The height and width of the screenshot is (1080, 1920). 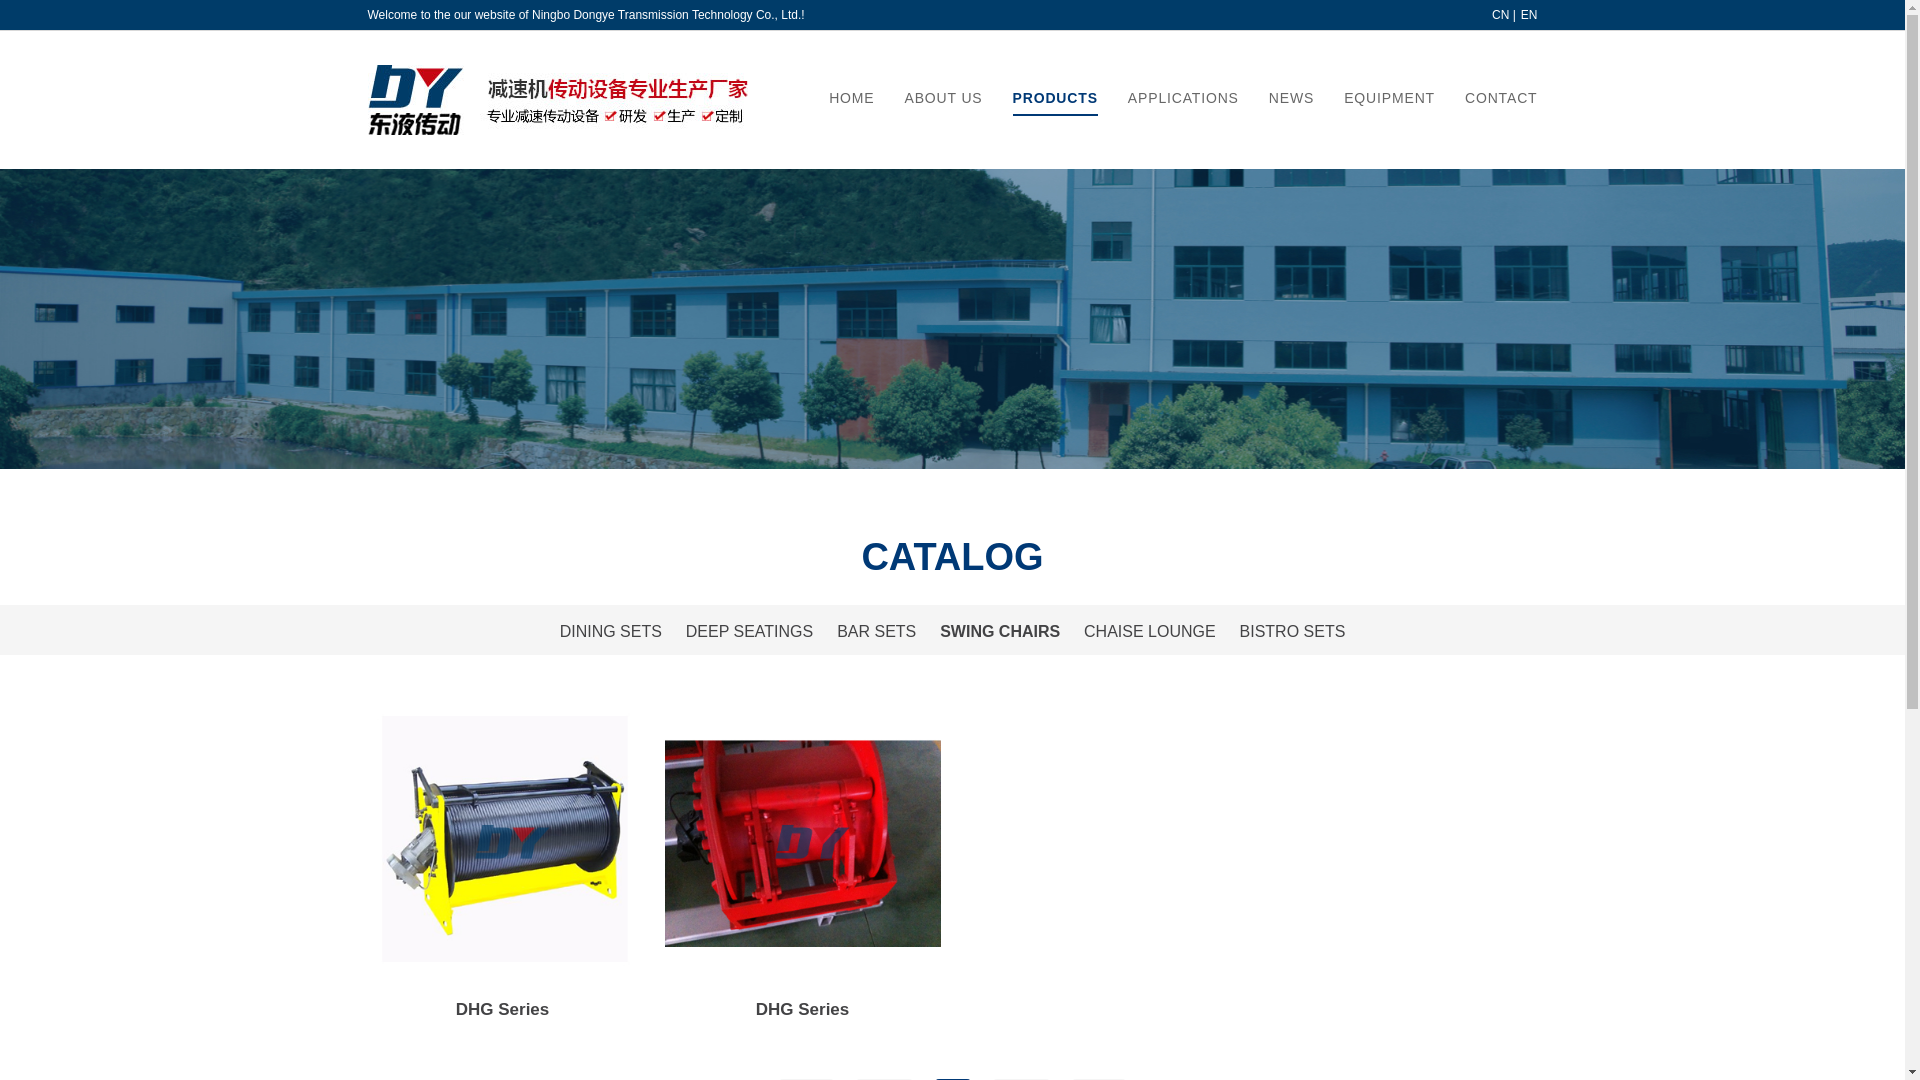 I want to click on 'EN', so click(x=1528, y=15).